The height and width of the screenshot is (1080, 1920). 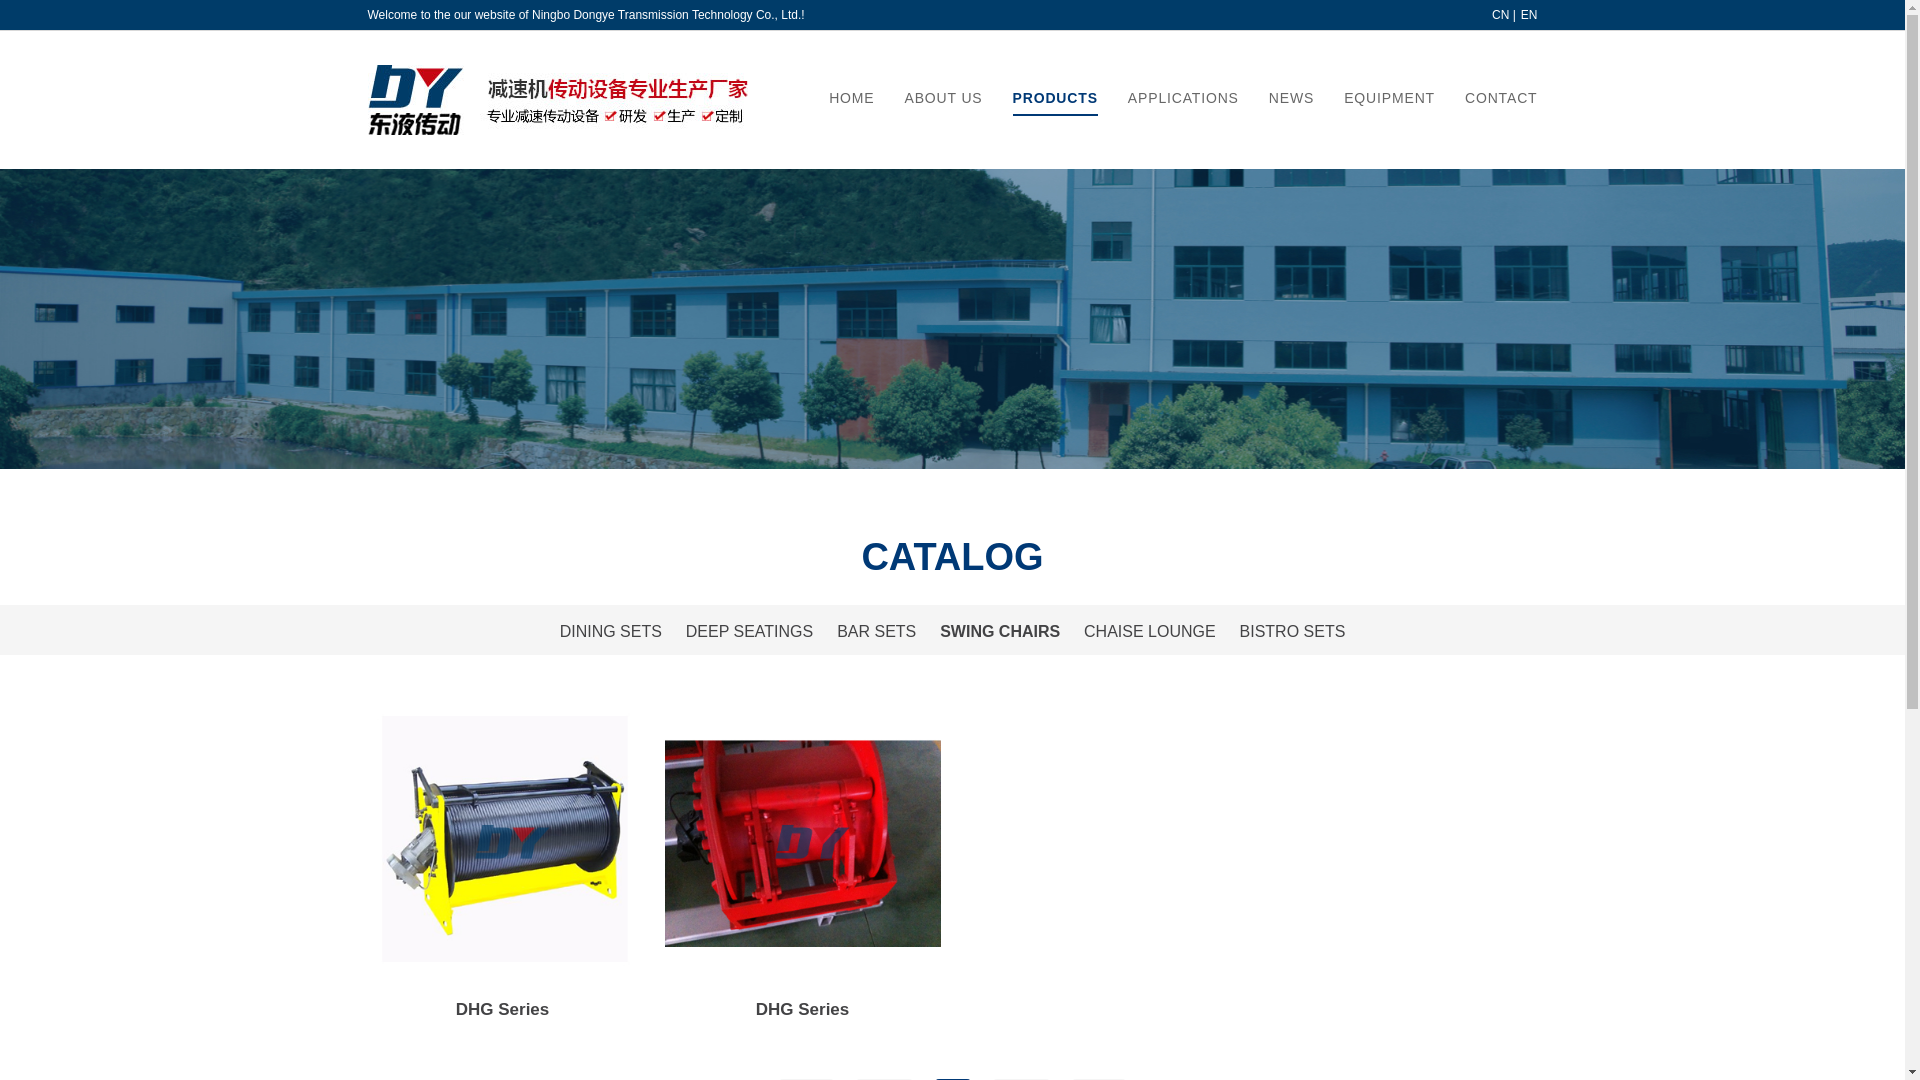 I want to click on 'EN', so click(x=1528, y=15).